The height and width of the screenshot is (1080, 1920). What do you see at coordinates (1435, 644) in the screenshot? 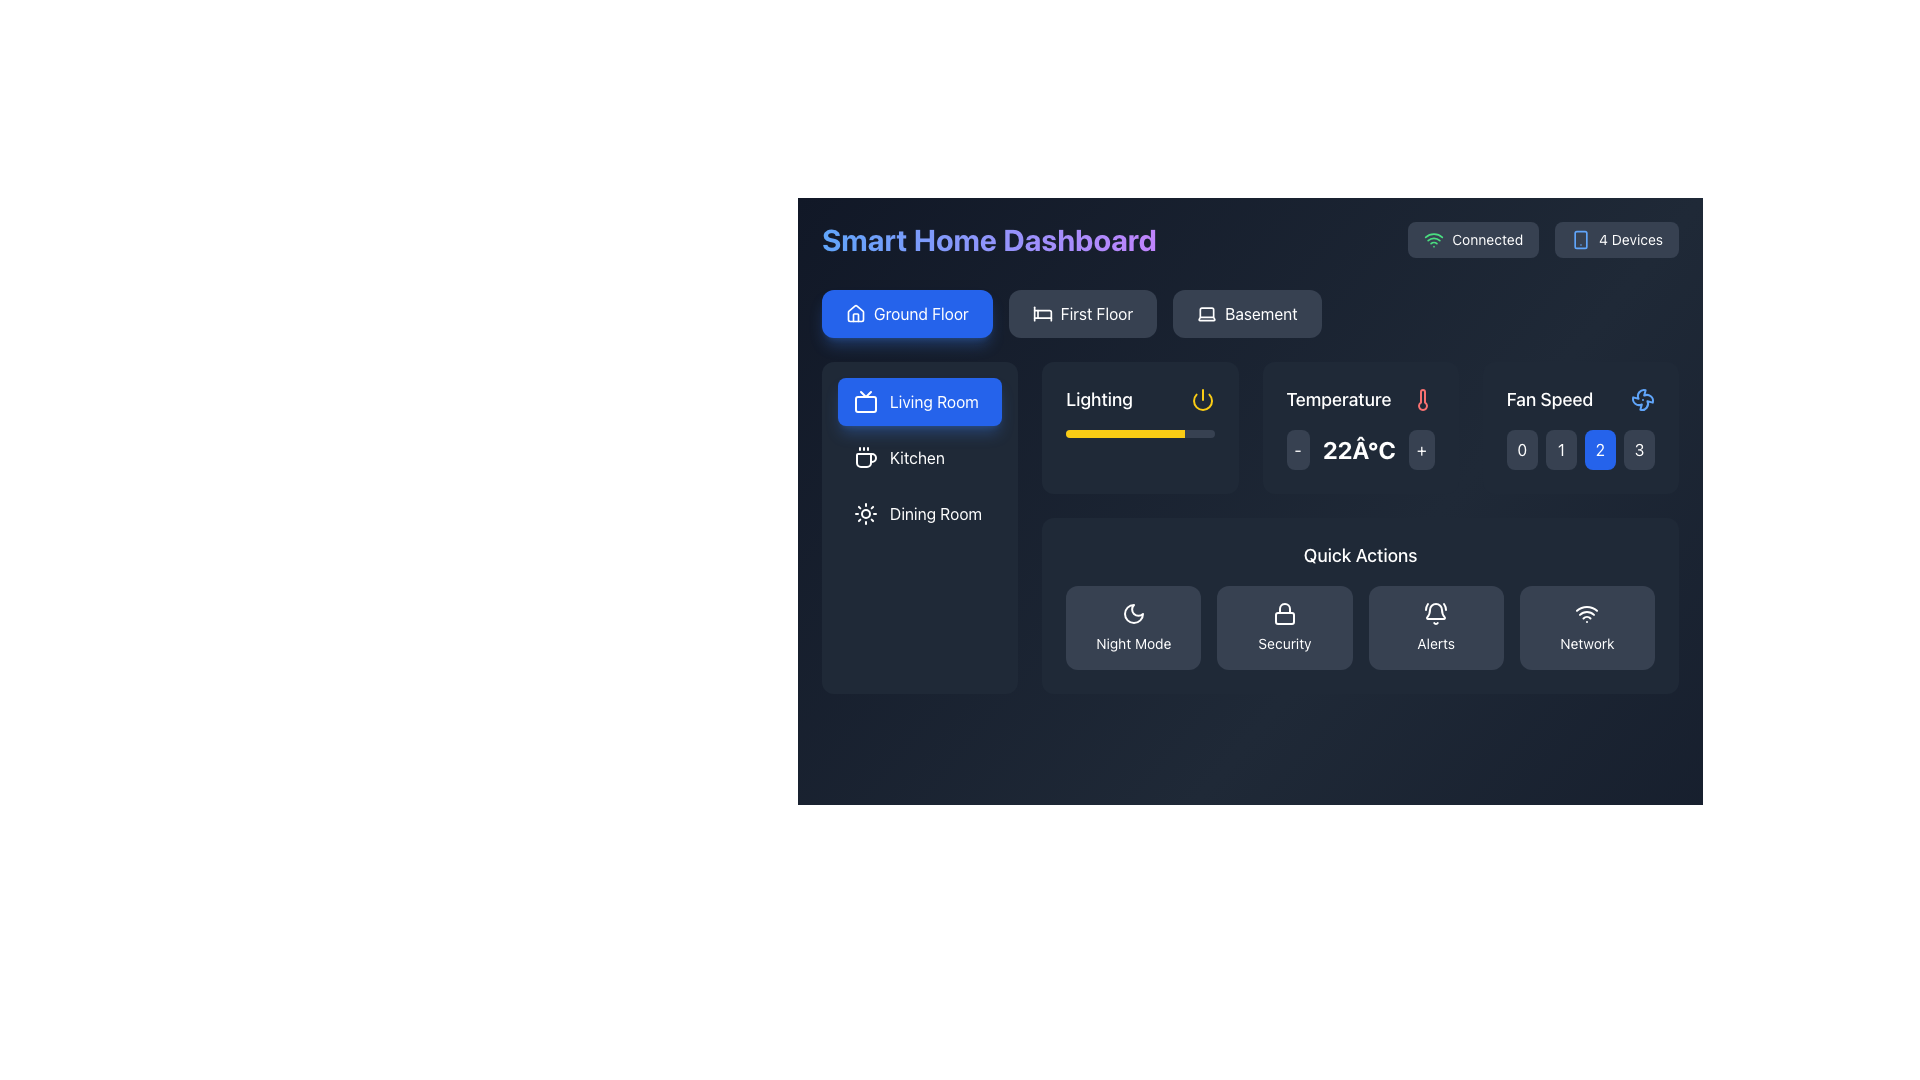
I see `text label 'Alerts' that is styled in a smaller font size and grayish color, located in the 'Quick Actions' area beneath a bell-like icon` at bounding box center [1435, 644].